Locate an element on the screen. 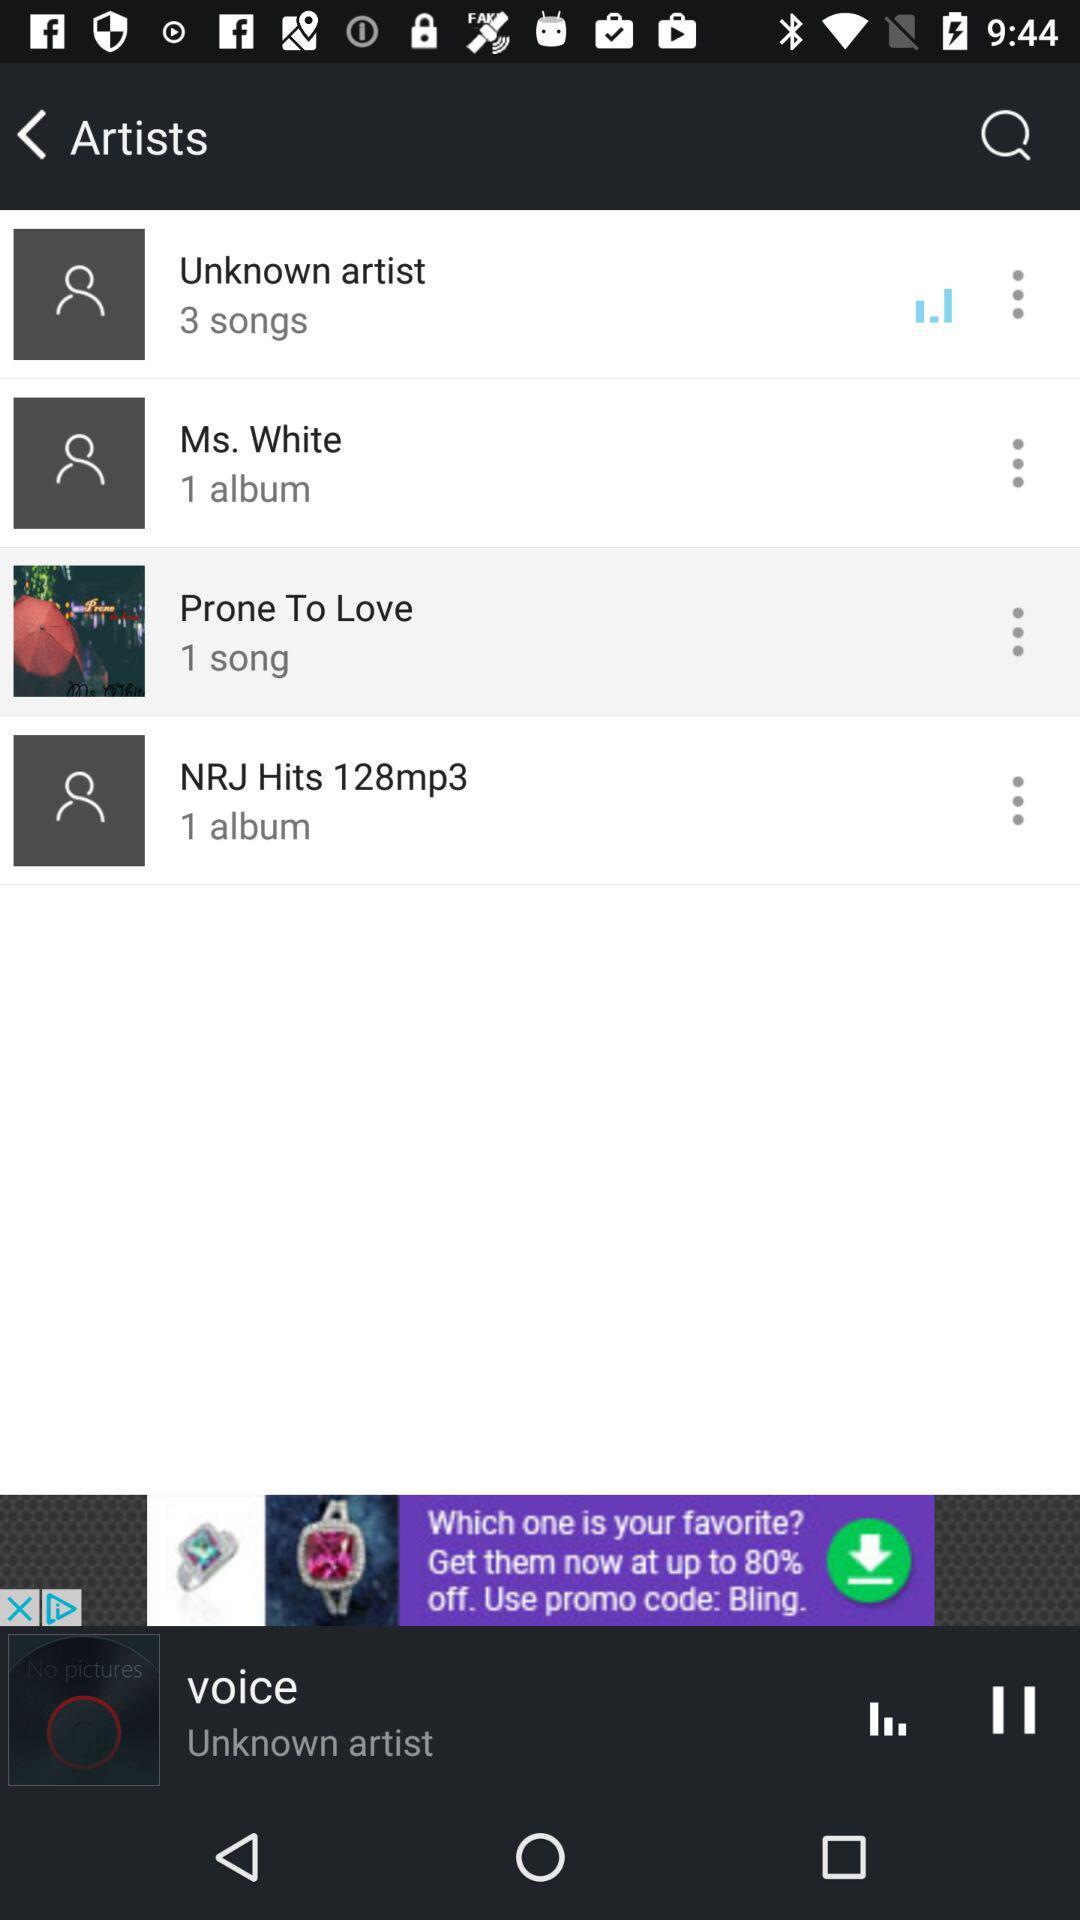 The height and width of the screenshot is (1920, 1080). the search icon is located at coordinates (1006, 135).